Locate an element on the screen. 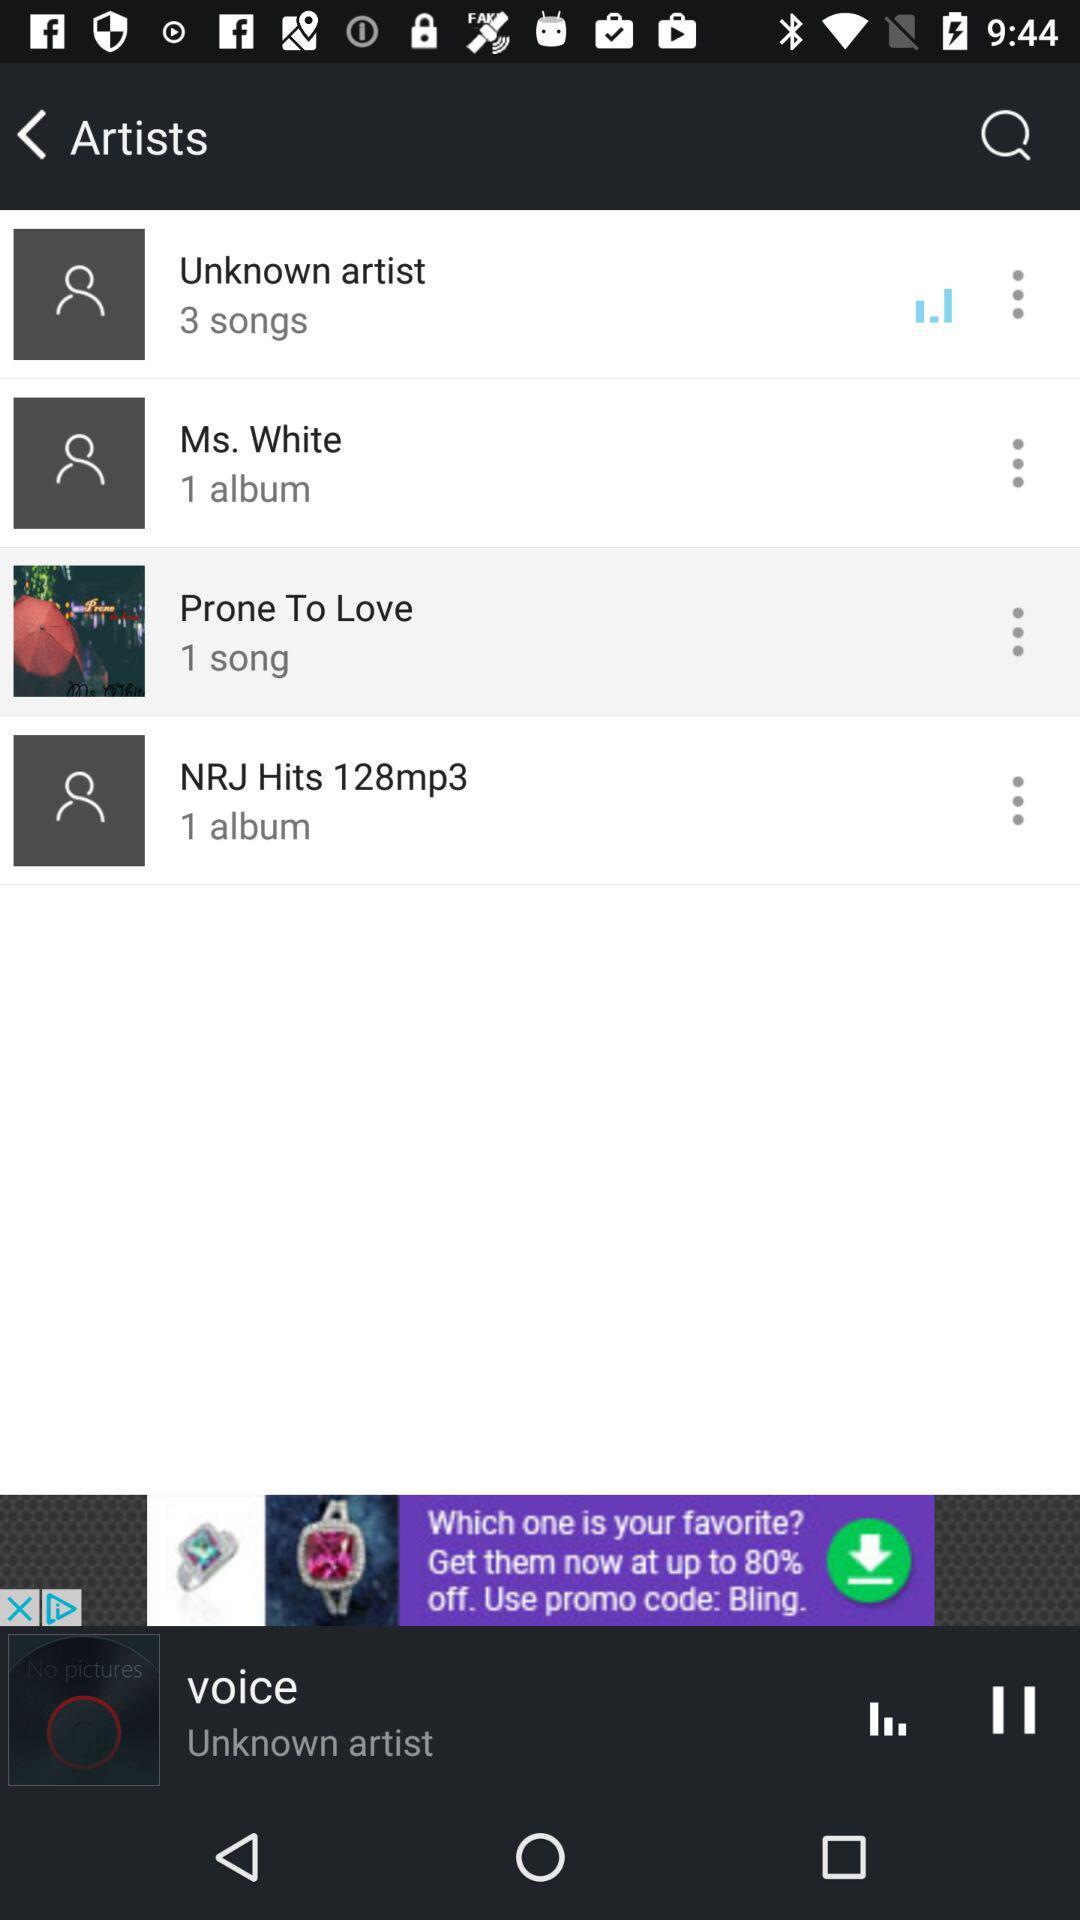 The height and width of the screenshot is (1920, 1080). the search icon is located at coordinates (1006, 135).